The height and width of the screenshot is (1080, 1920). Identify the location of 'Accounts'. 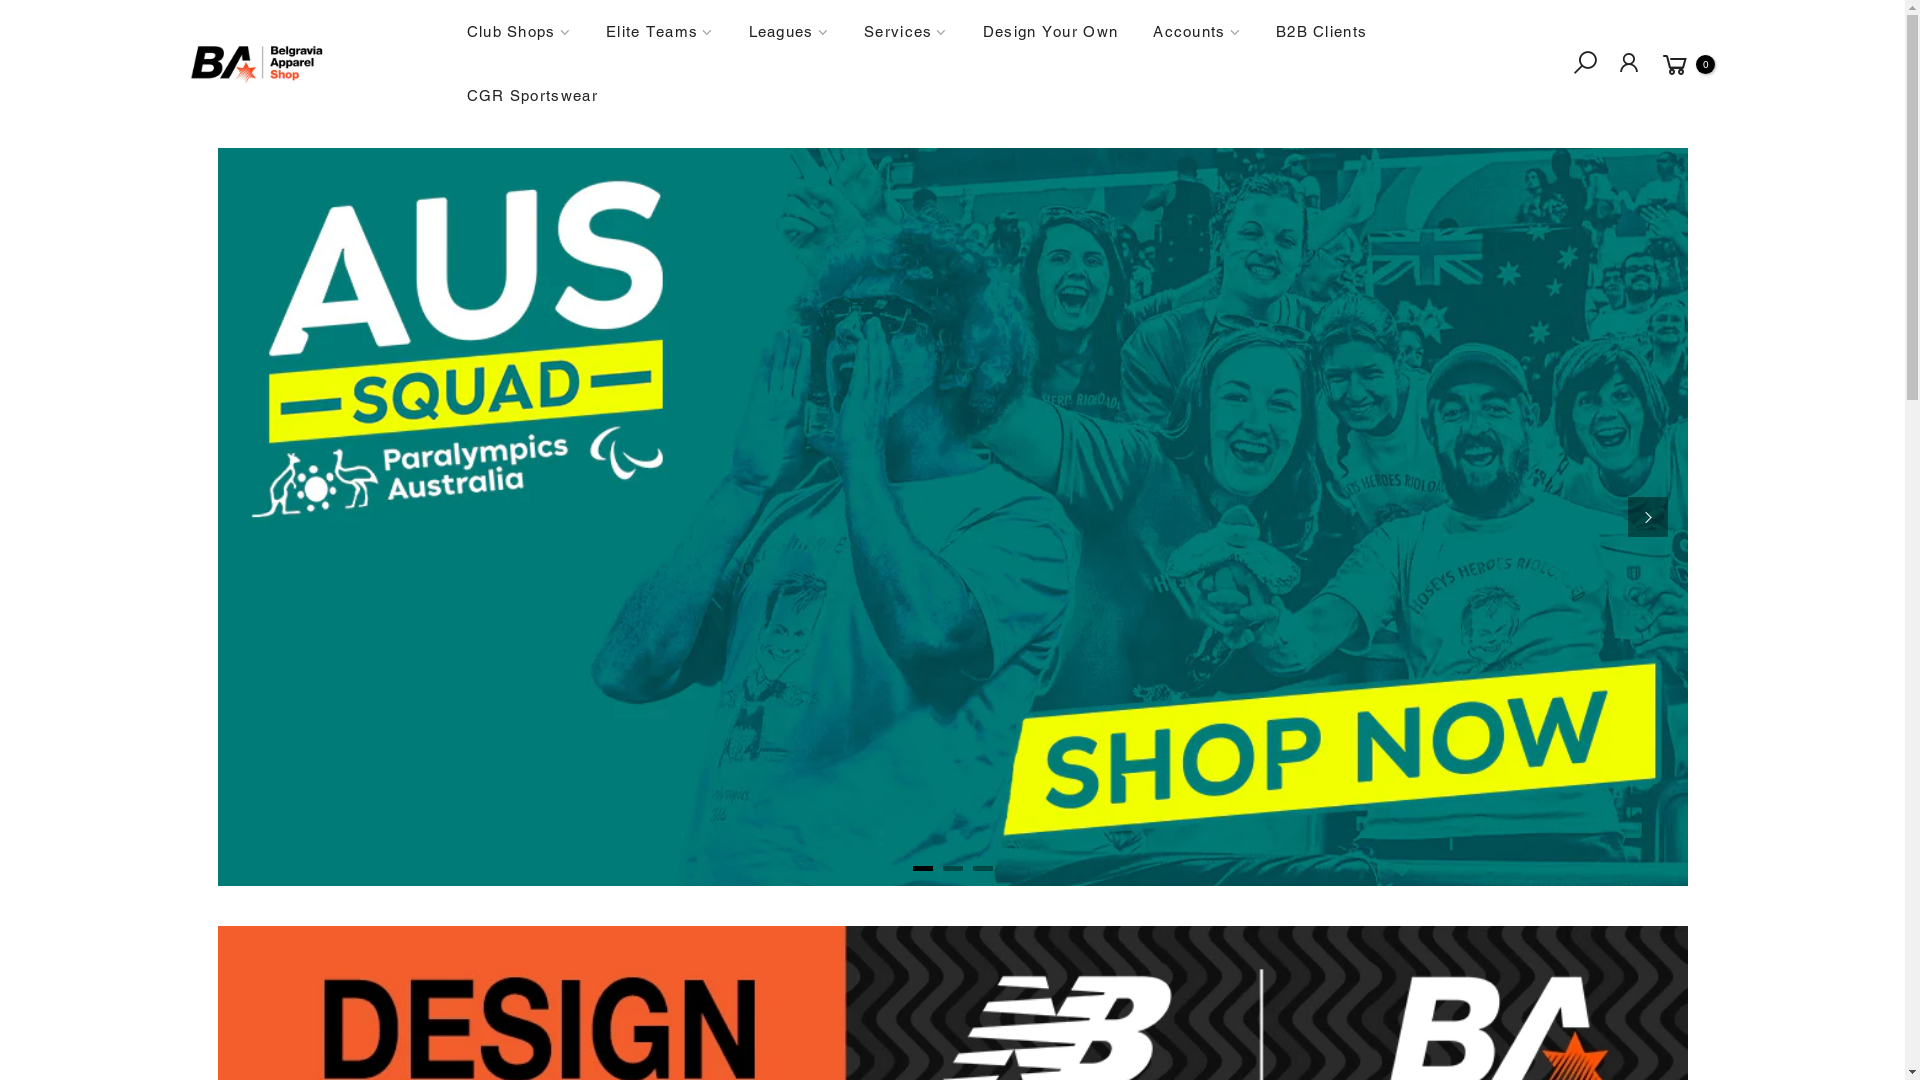
(1136, 31).